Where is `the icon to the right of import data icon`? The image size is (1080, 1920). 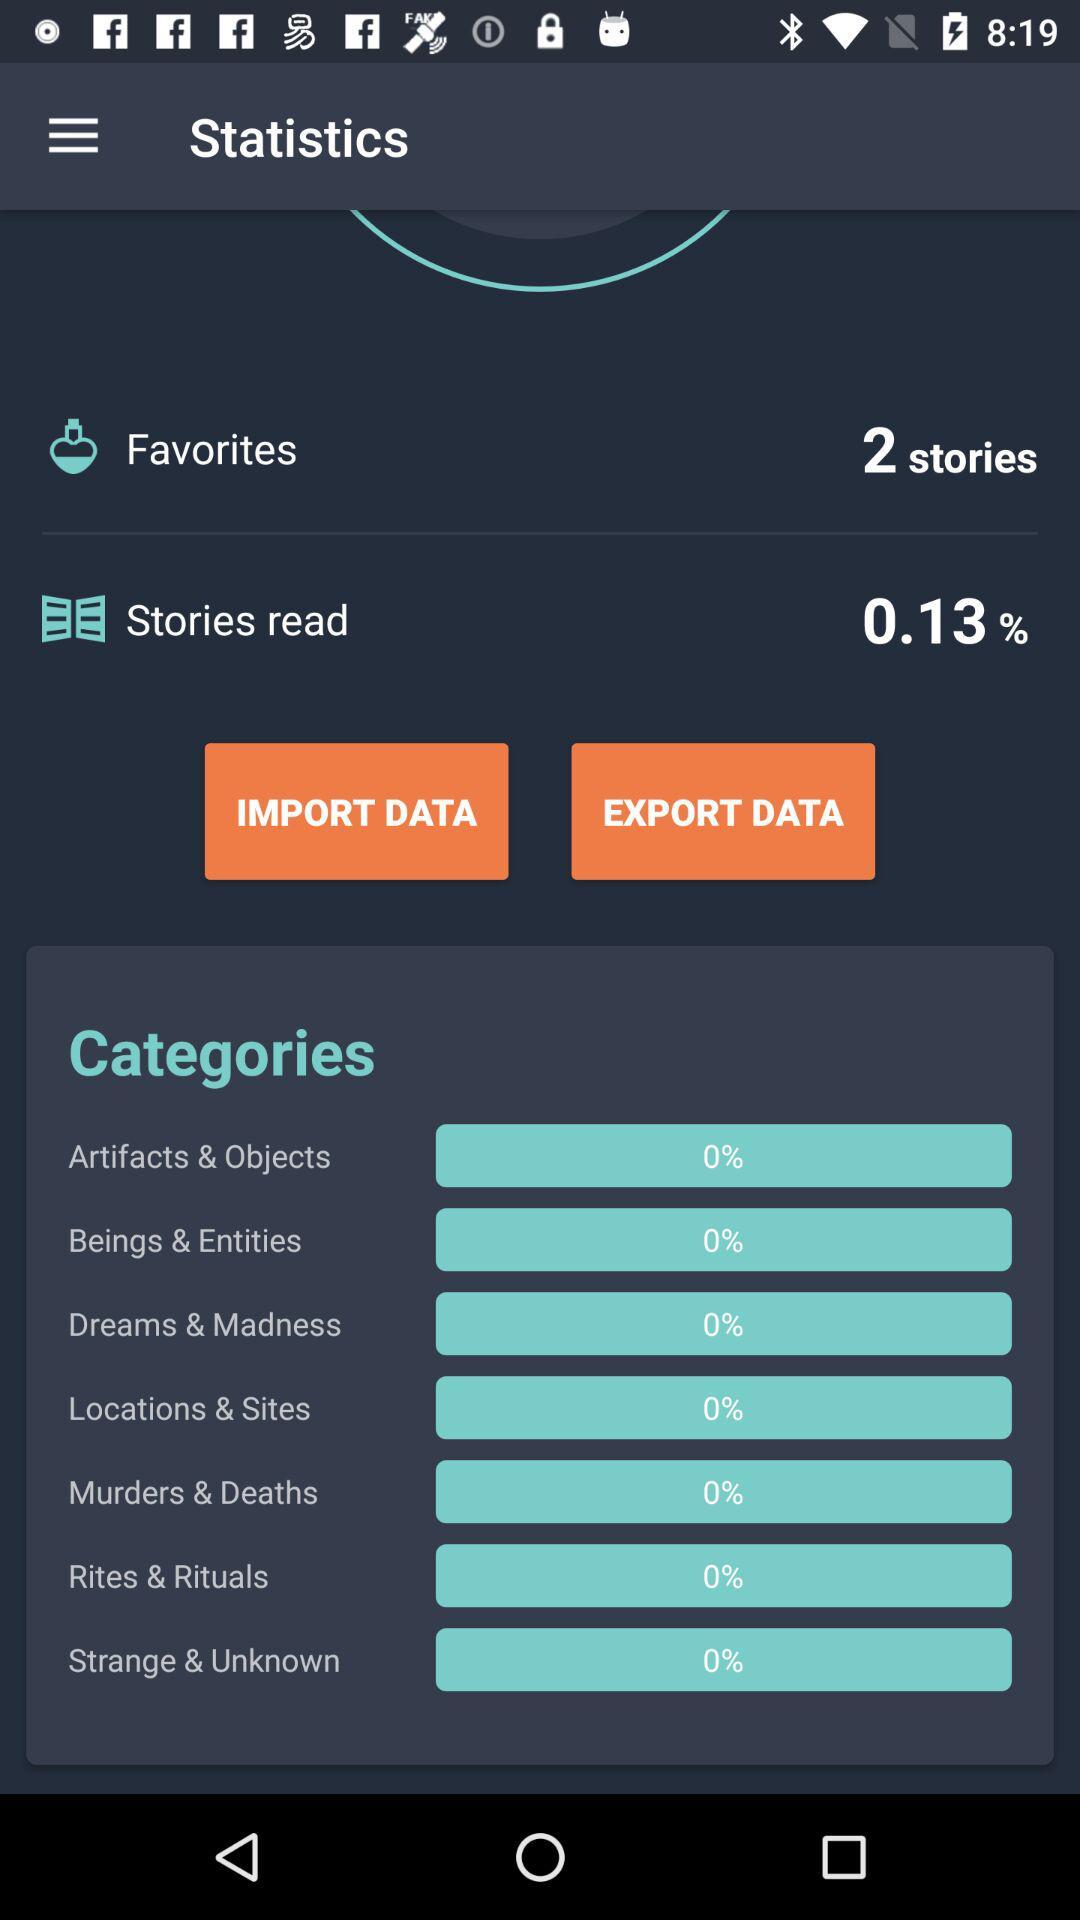 the icon to the right of import data icon is located at coordinates (723, 811).